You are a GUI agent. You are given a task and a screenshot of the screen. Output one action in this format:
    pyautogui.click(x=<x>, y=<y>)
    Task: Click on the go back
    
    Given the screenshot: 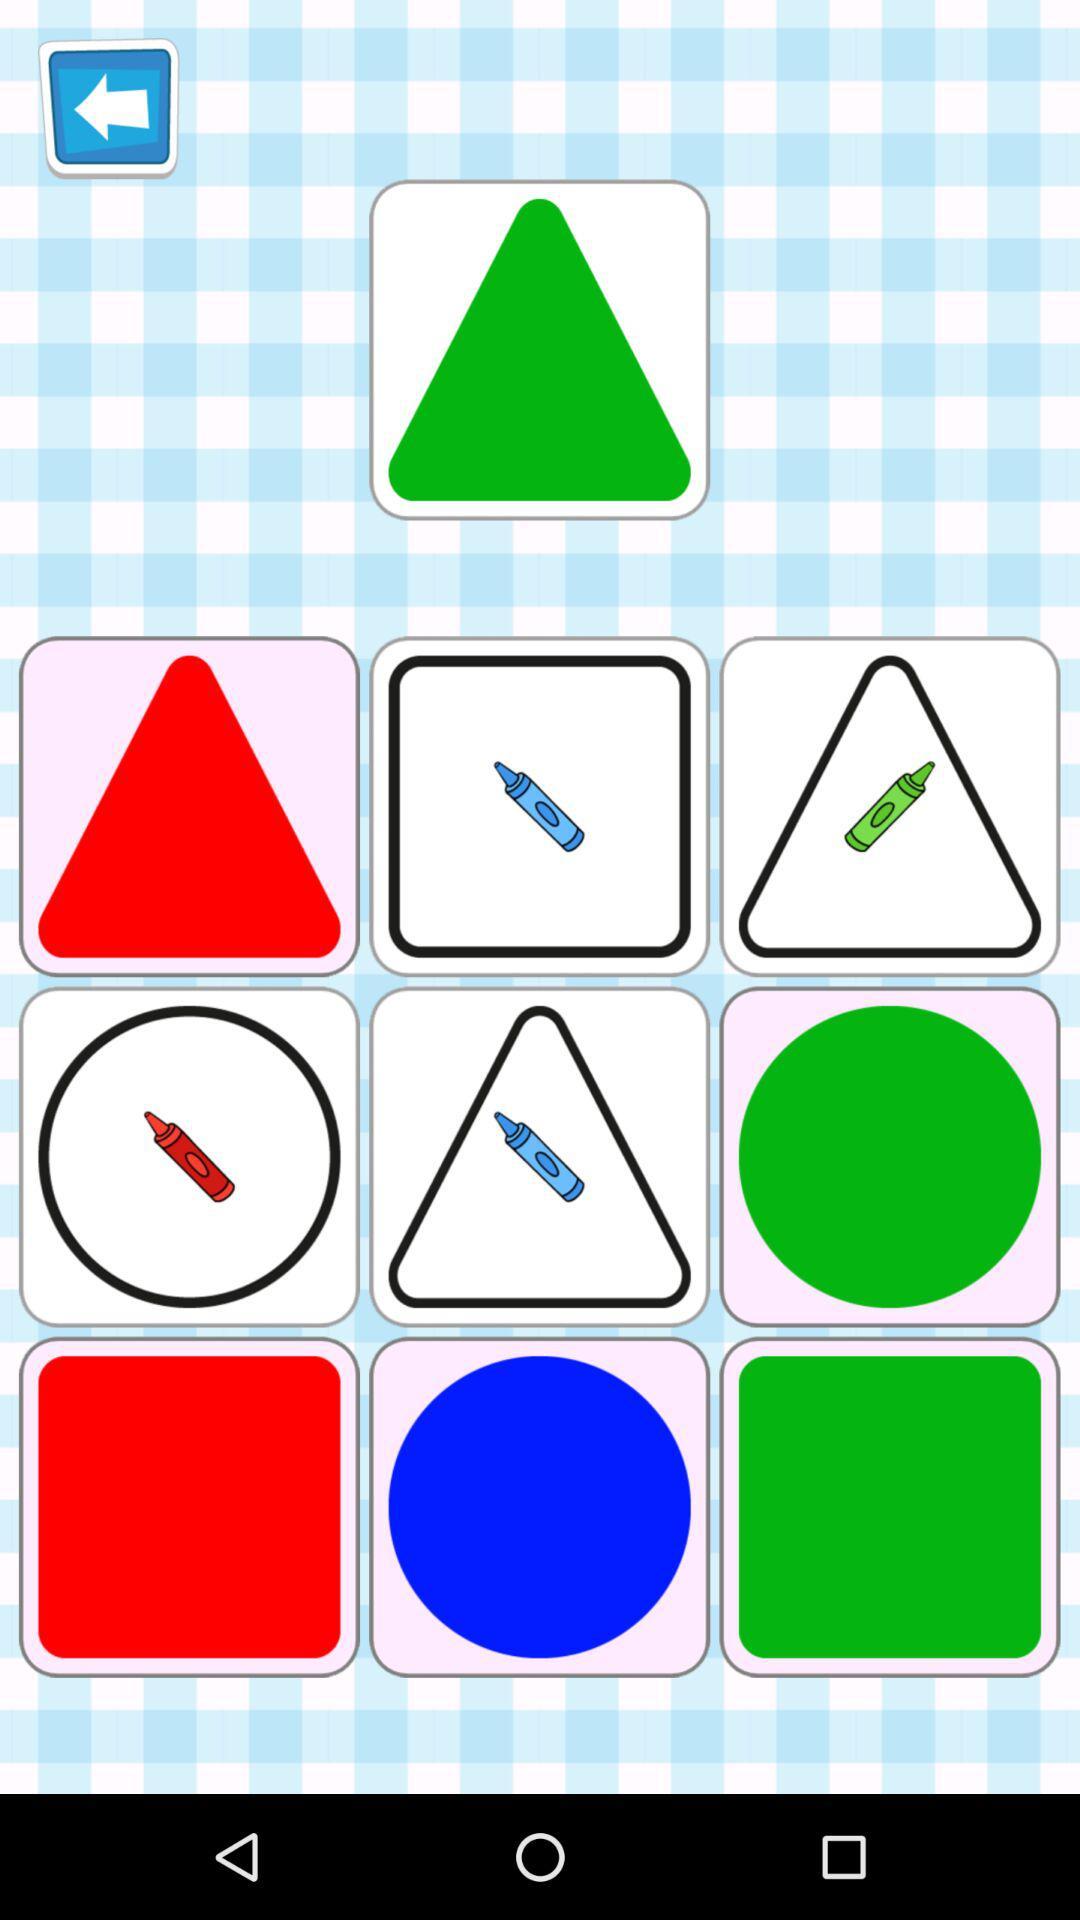 What is the action you would take?
    pyautogui.click(x=108, y=107)
    